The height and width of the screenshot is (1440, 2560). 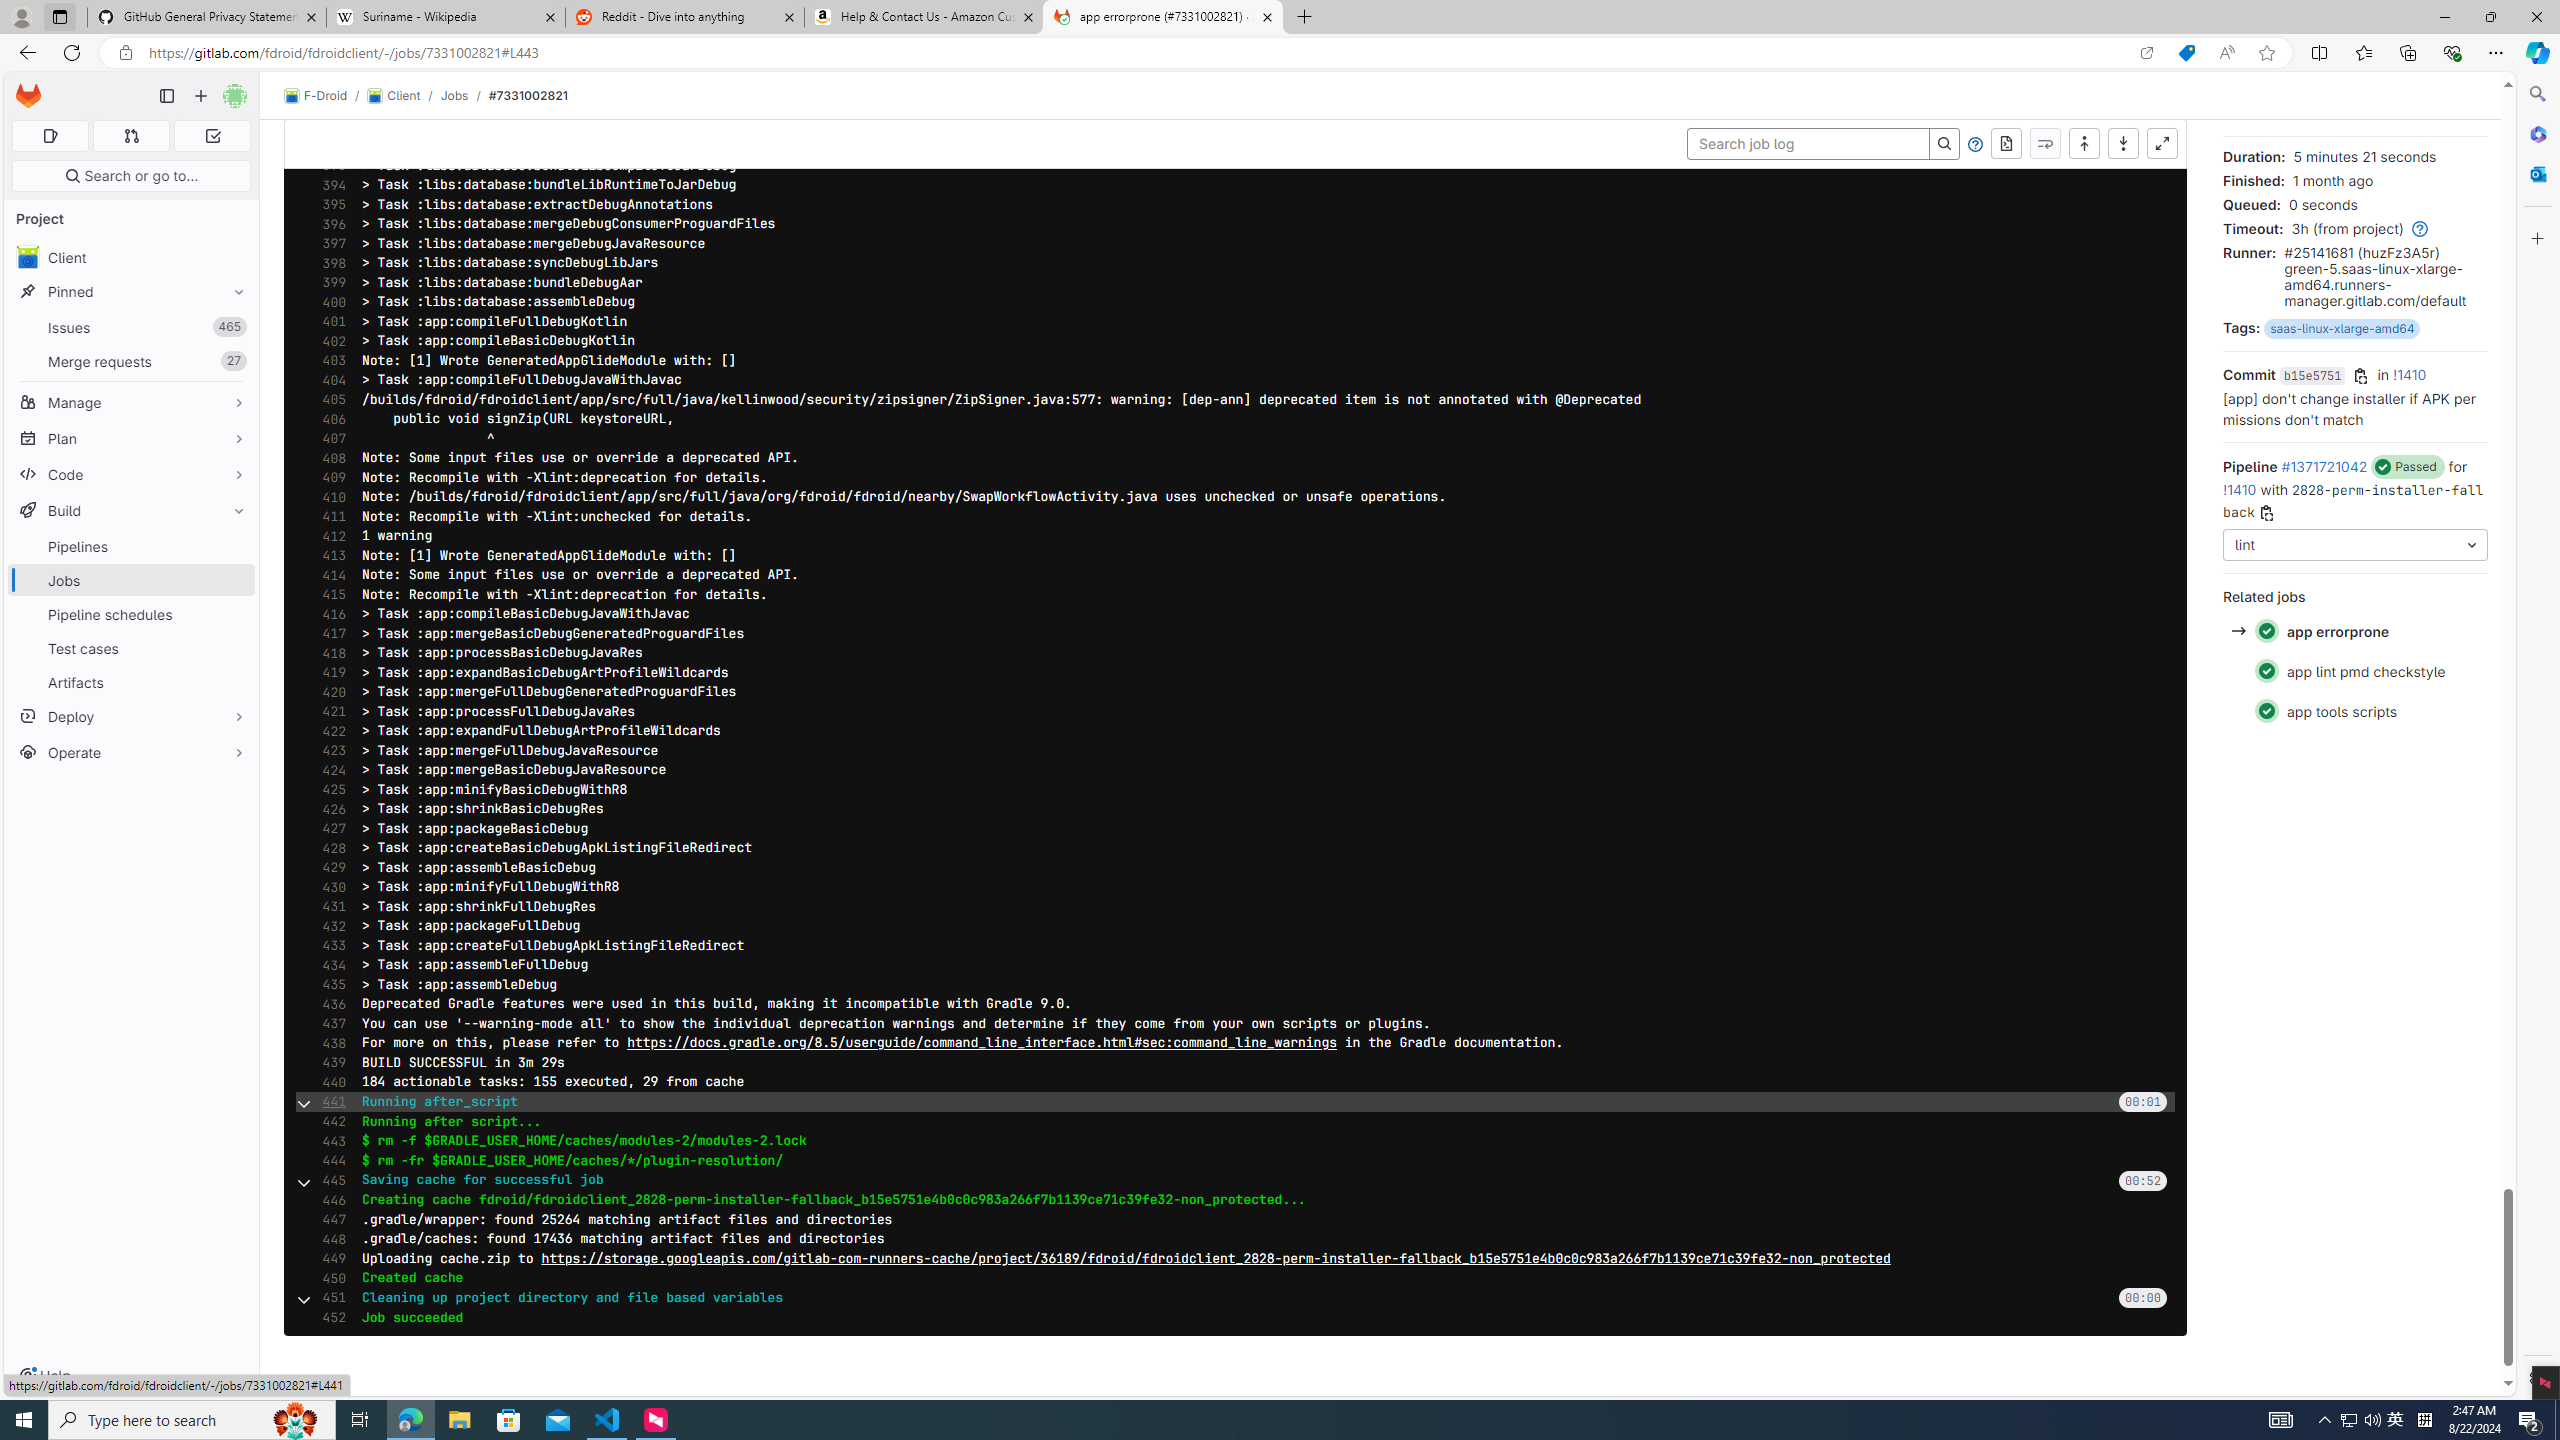 What do you see at coordinates (233, 326) in the screenshot?
I see `'Unpin Issues'` at bounding box center [233, 326].